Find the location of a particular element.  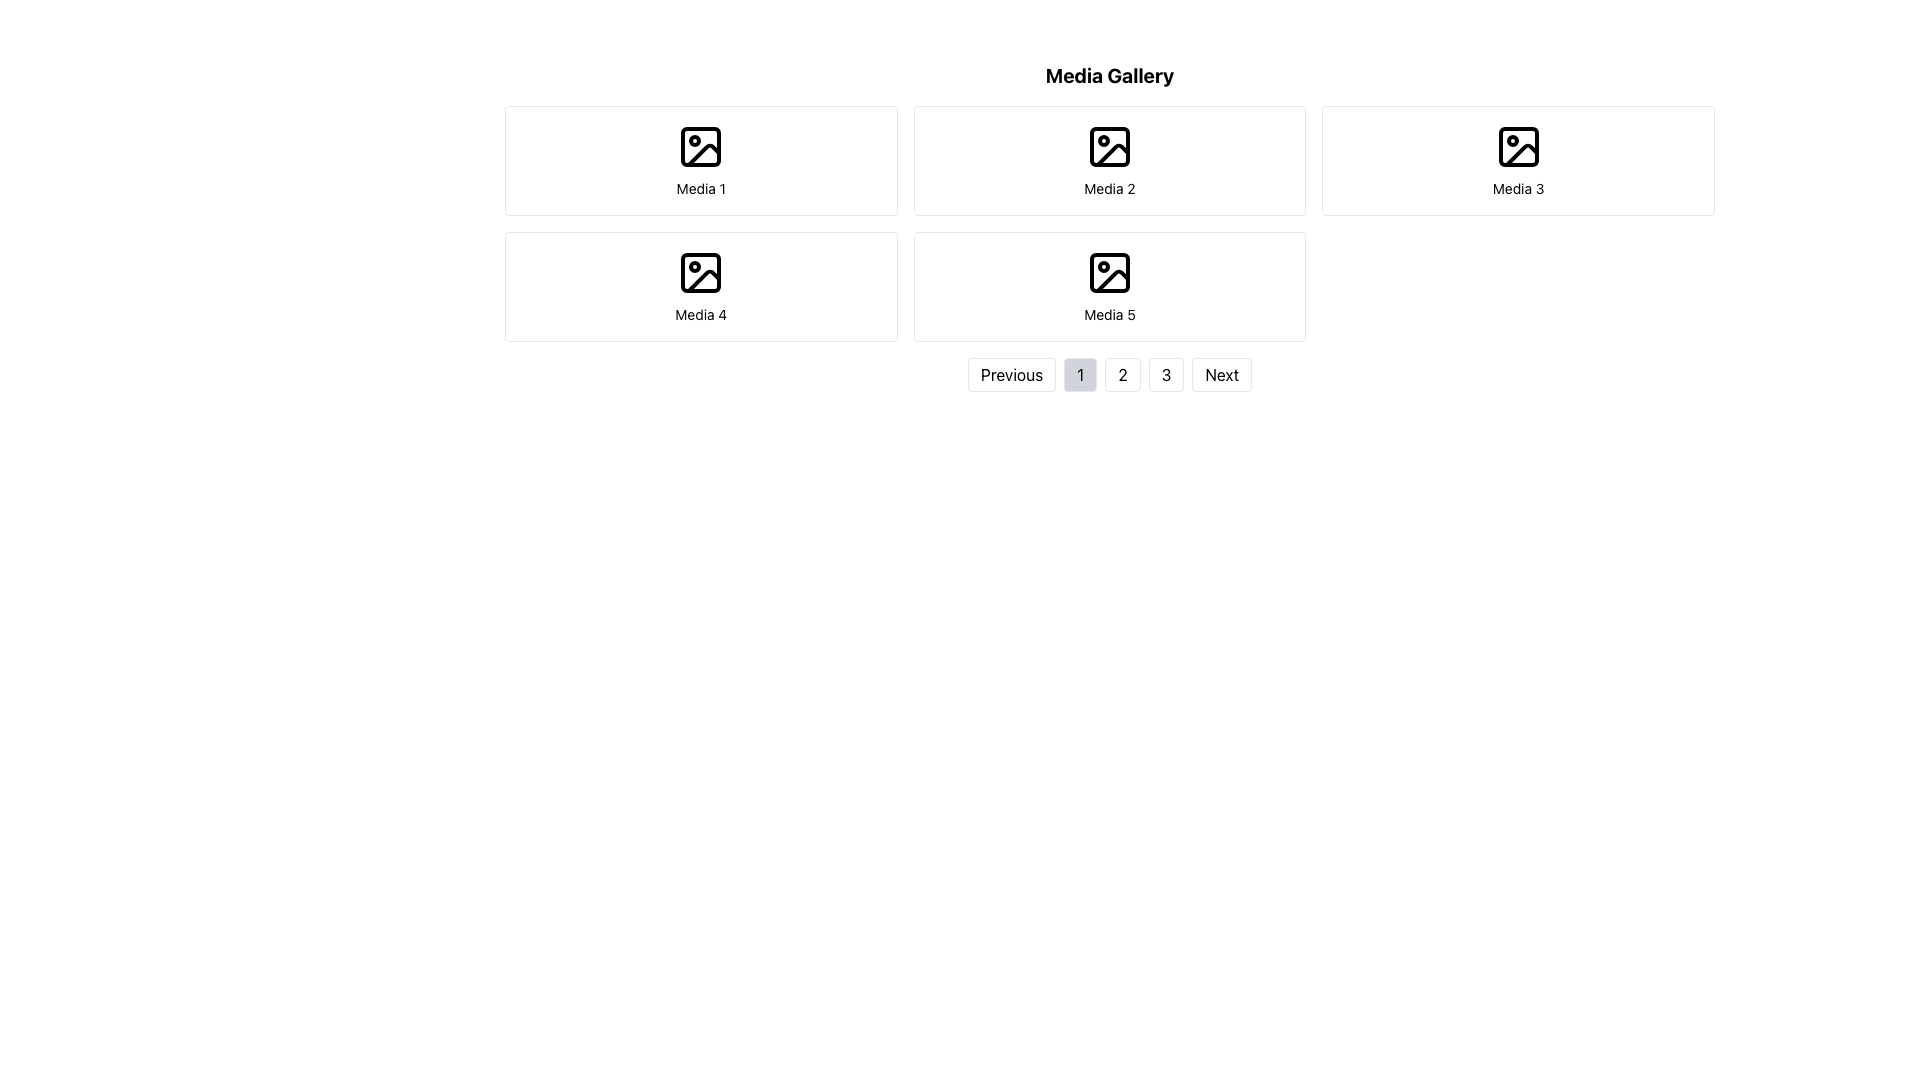

the icon representing 'Media 5' located in the center of the bottom row of a grid containing six elements is located at coordinates (1108, 273).